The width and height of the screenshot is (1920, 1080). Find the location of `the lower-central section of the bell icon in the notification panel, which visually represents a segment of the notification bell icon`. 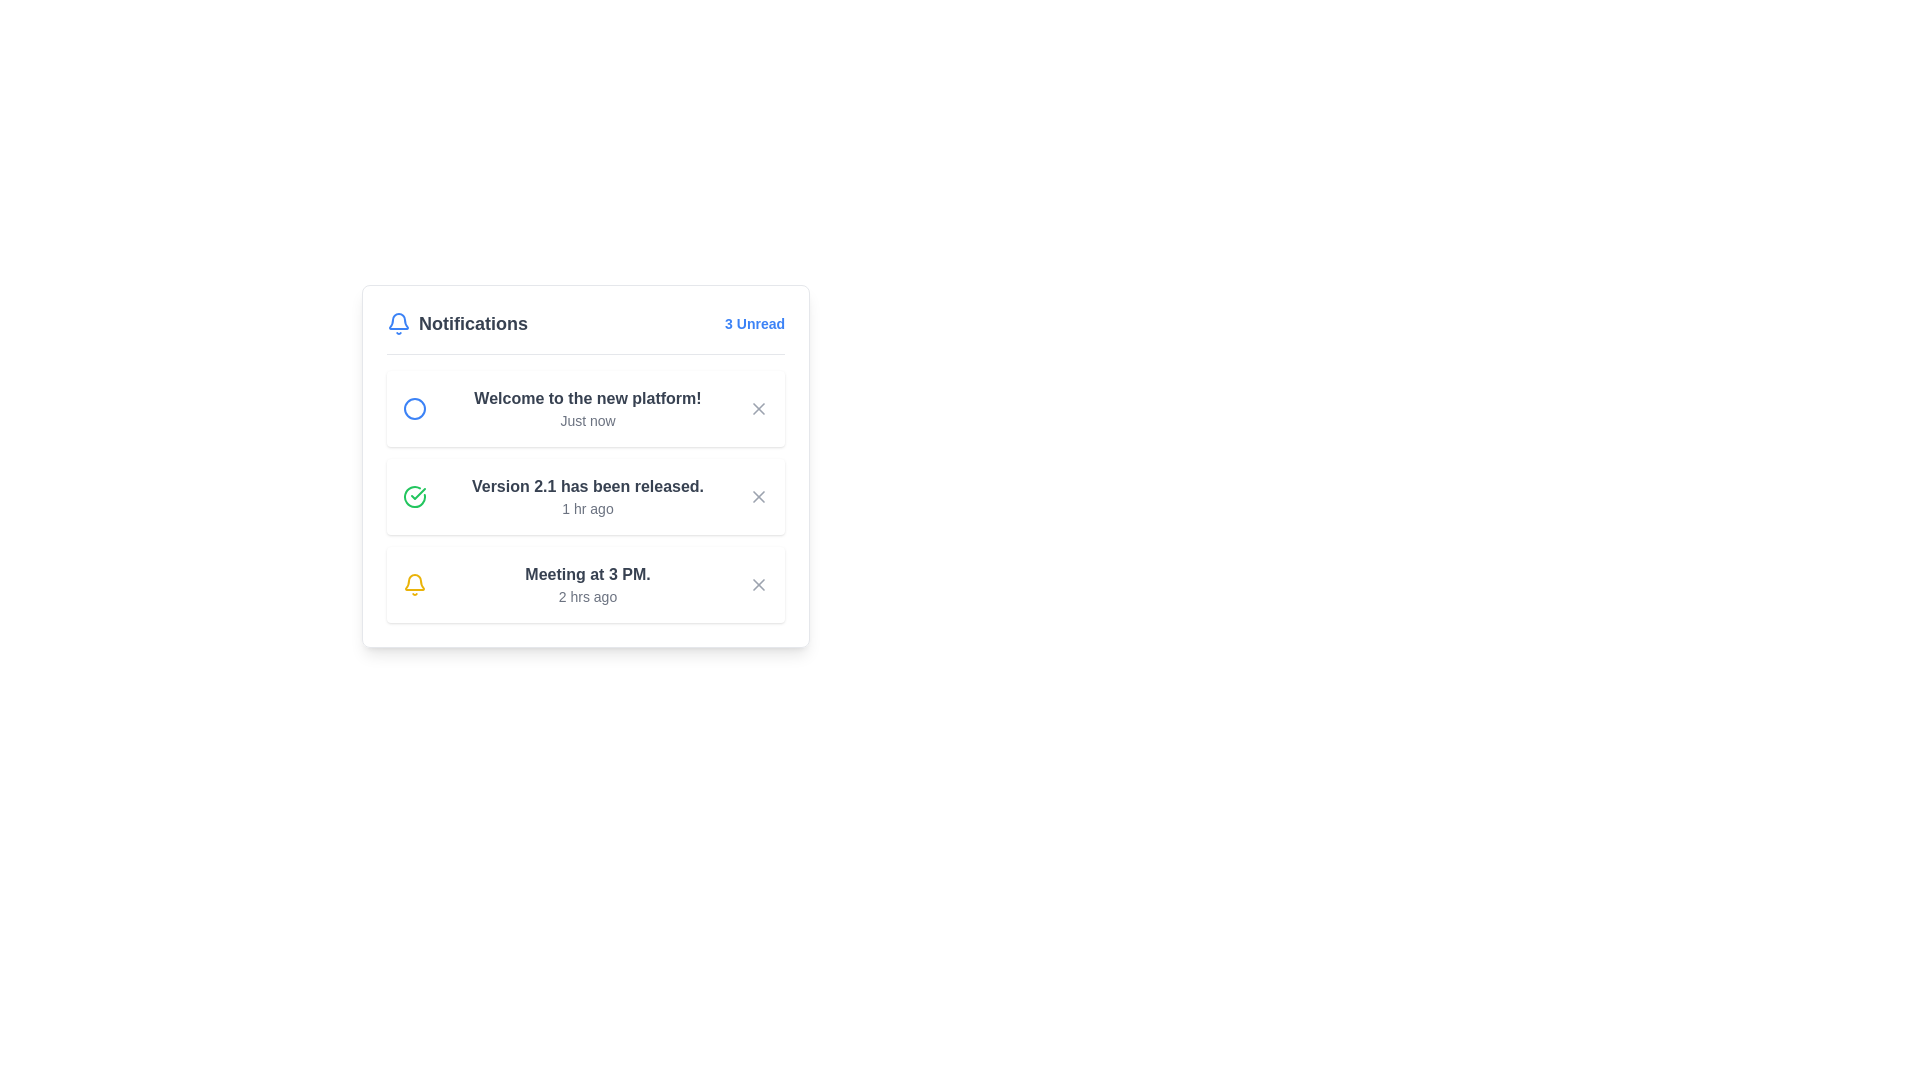

the lower-central section of the bell icon in the notification panel, which visually represents a segment of the notification bell icon is located at coordinates (413, 582).